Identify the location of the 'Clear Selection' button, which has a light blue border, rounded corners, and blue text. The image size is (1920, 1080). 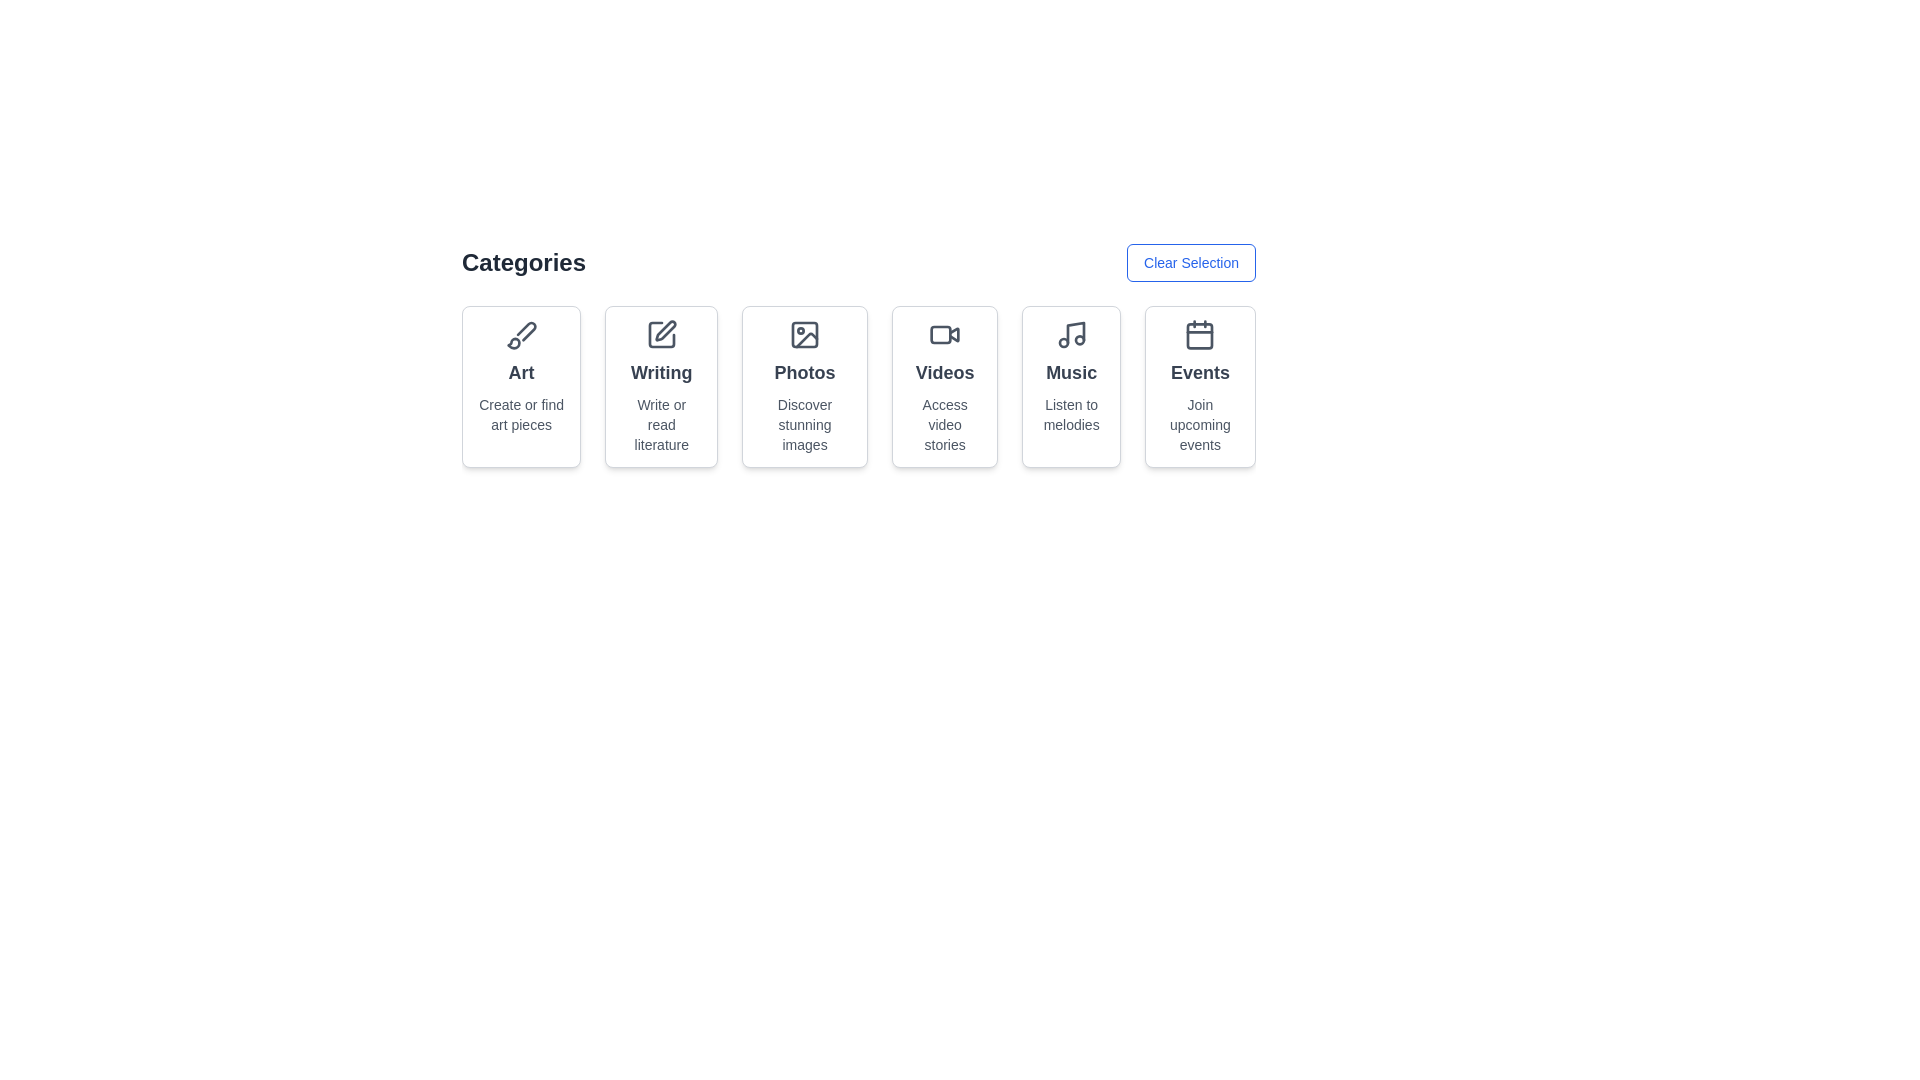
(1191, 261).